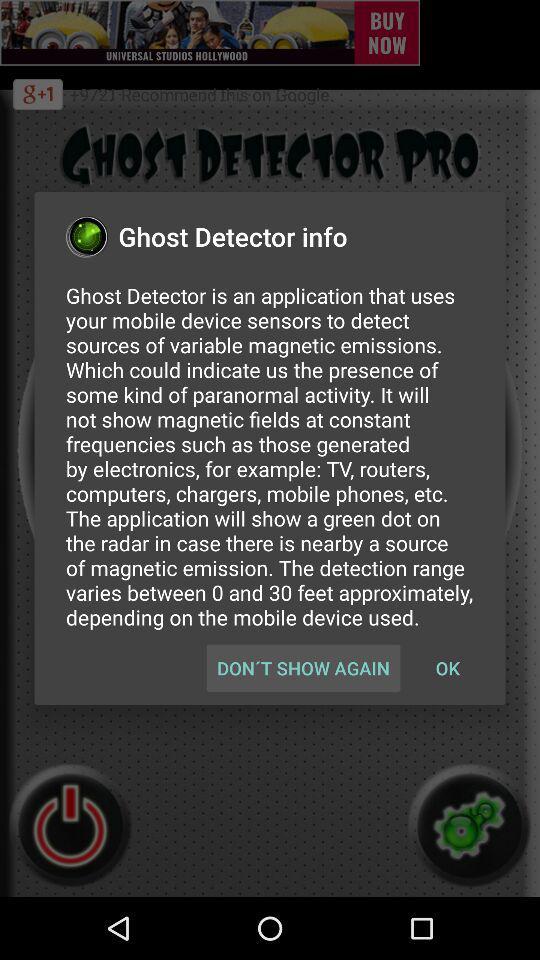 This screenshot has width=540, height=960. Describe the element at coordinates (302, 668) in the screenshot. I see `the don t show icon` at that location.